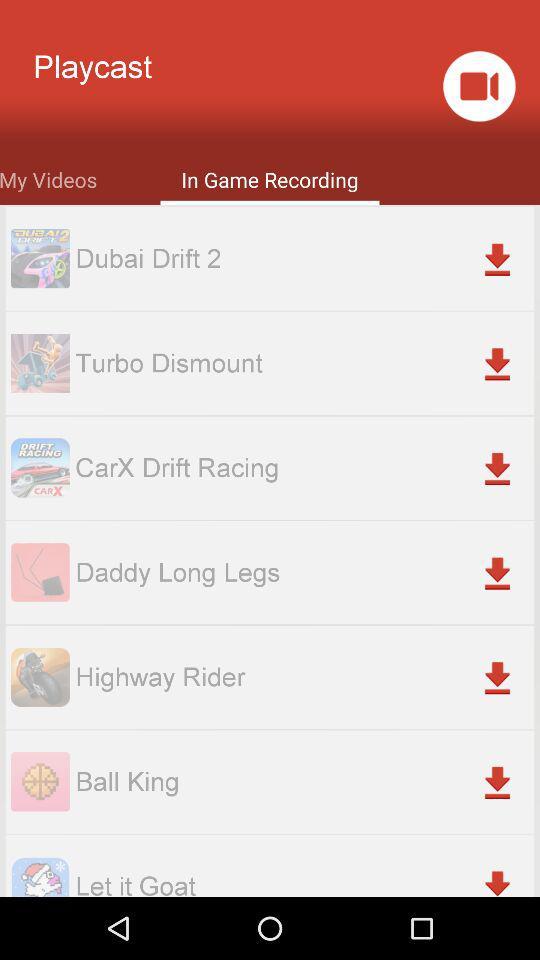 The image size is (540, 960). I want to click on daddy long legs item, so click(303, 572).